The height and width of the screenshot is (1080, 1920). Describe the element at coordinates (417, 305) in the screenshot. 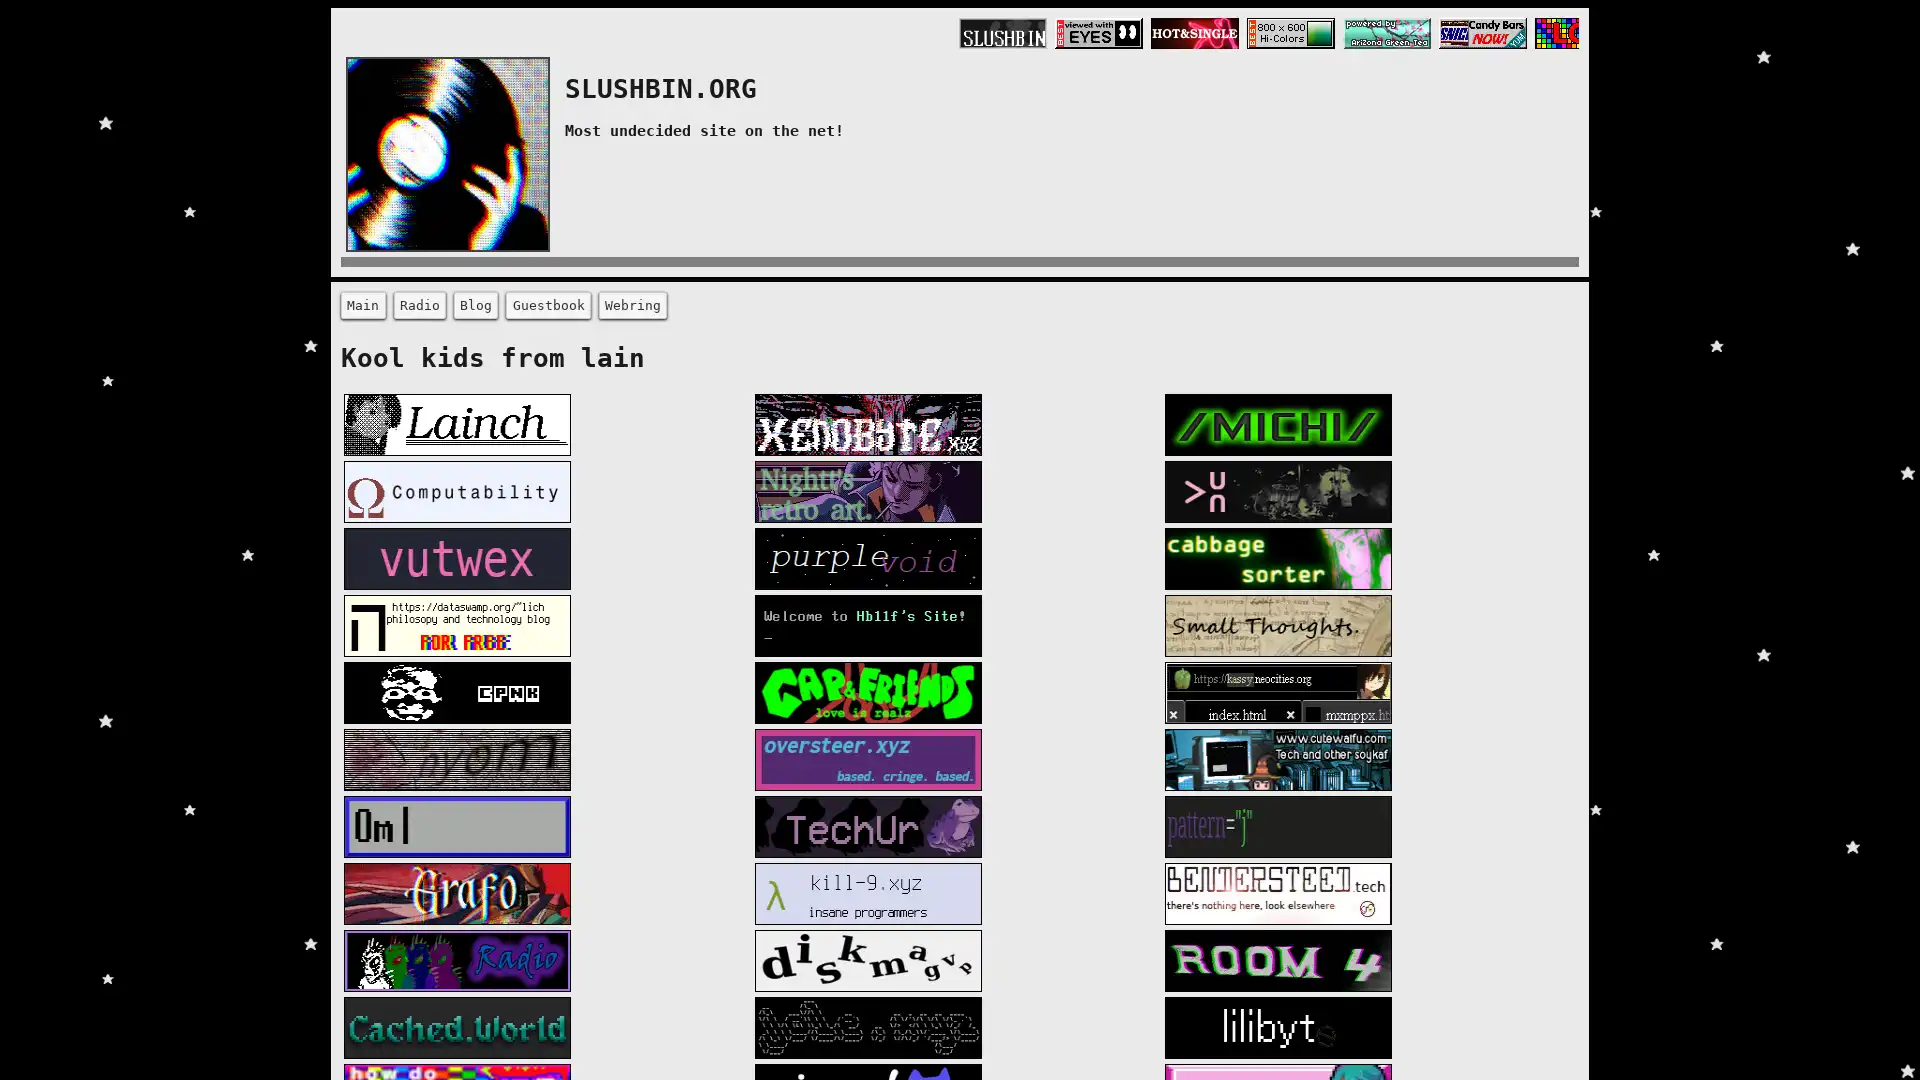

I see `Radio` at that location.